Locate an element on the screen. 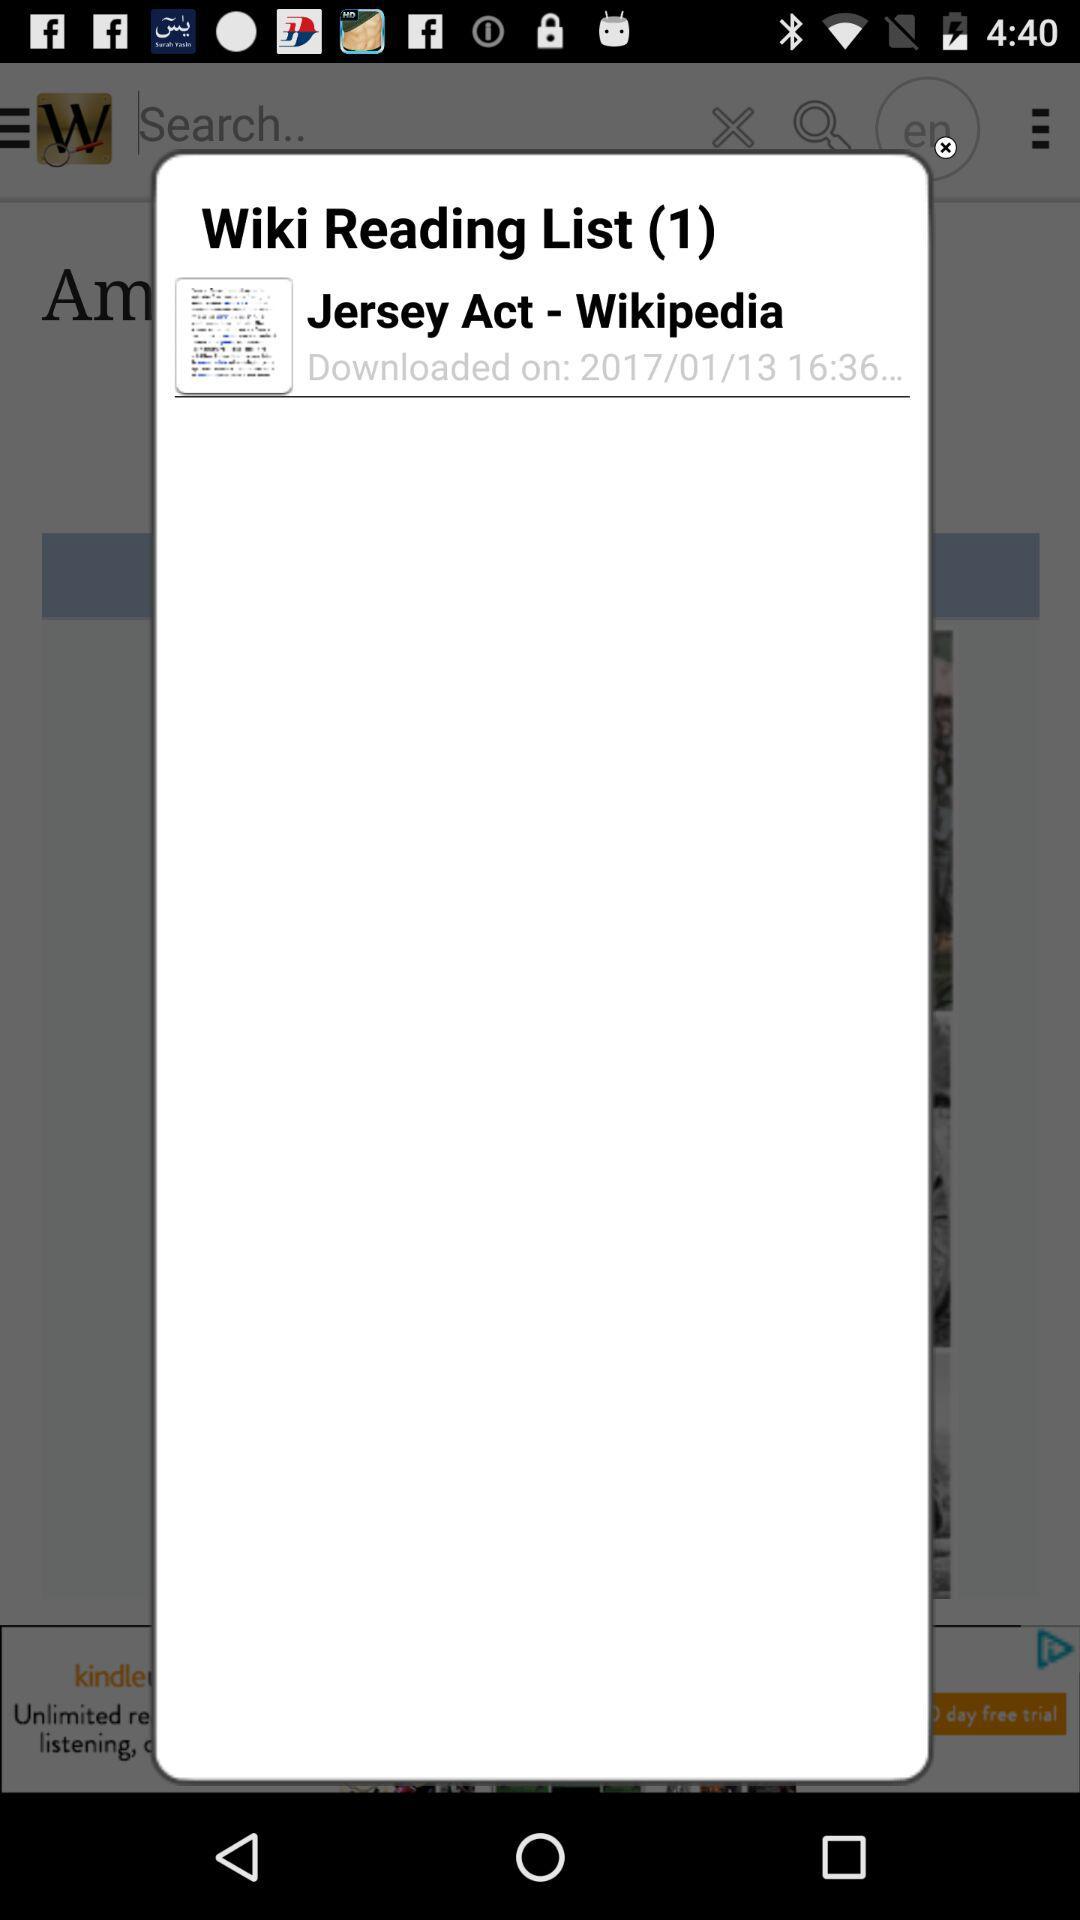 The height and width of the screenshot is (1920, 1080). the app to the right of wiki reading list is located at coordinates (945, 146).